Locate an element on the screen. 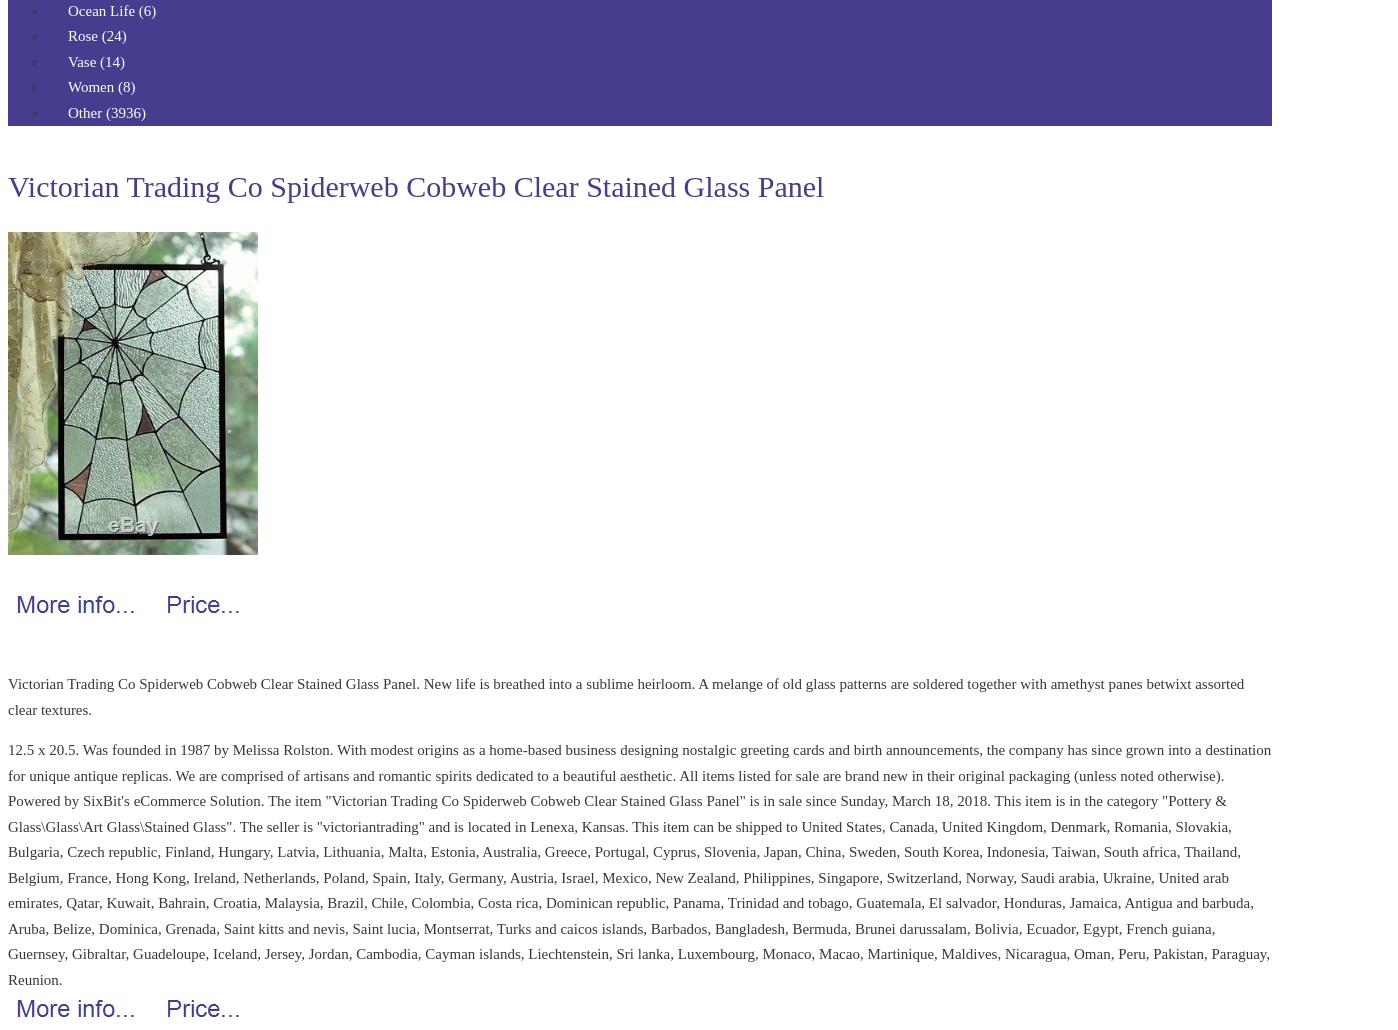 The height and width of the screenshot is (1030, 1398). 'Victorian Trading Co Spiderweb Cobweb Clear Stained Glass Panel. New life is breathed into a sublime heirloom. A melange of old glass patterns are soldered together with amethyst panes betwixt assorted clear textures.' is located at coordinates (7, 696).